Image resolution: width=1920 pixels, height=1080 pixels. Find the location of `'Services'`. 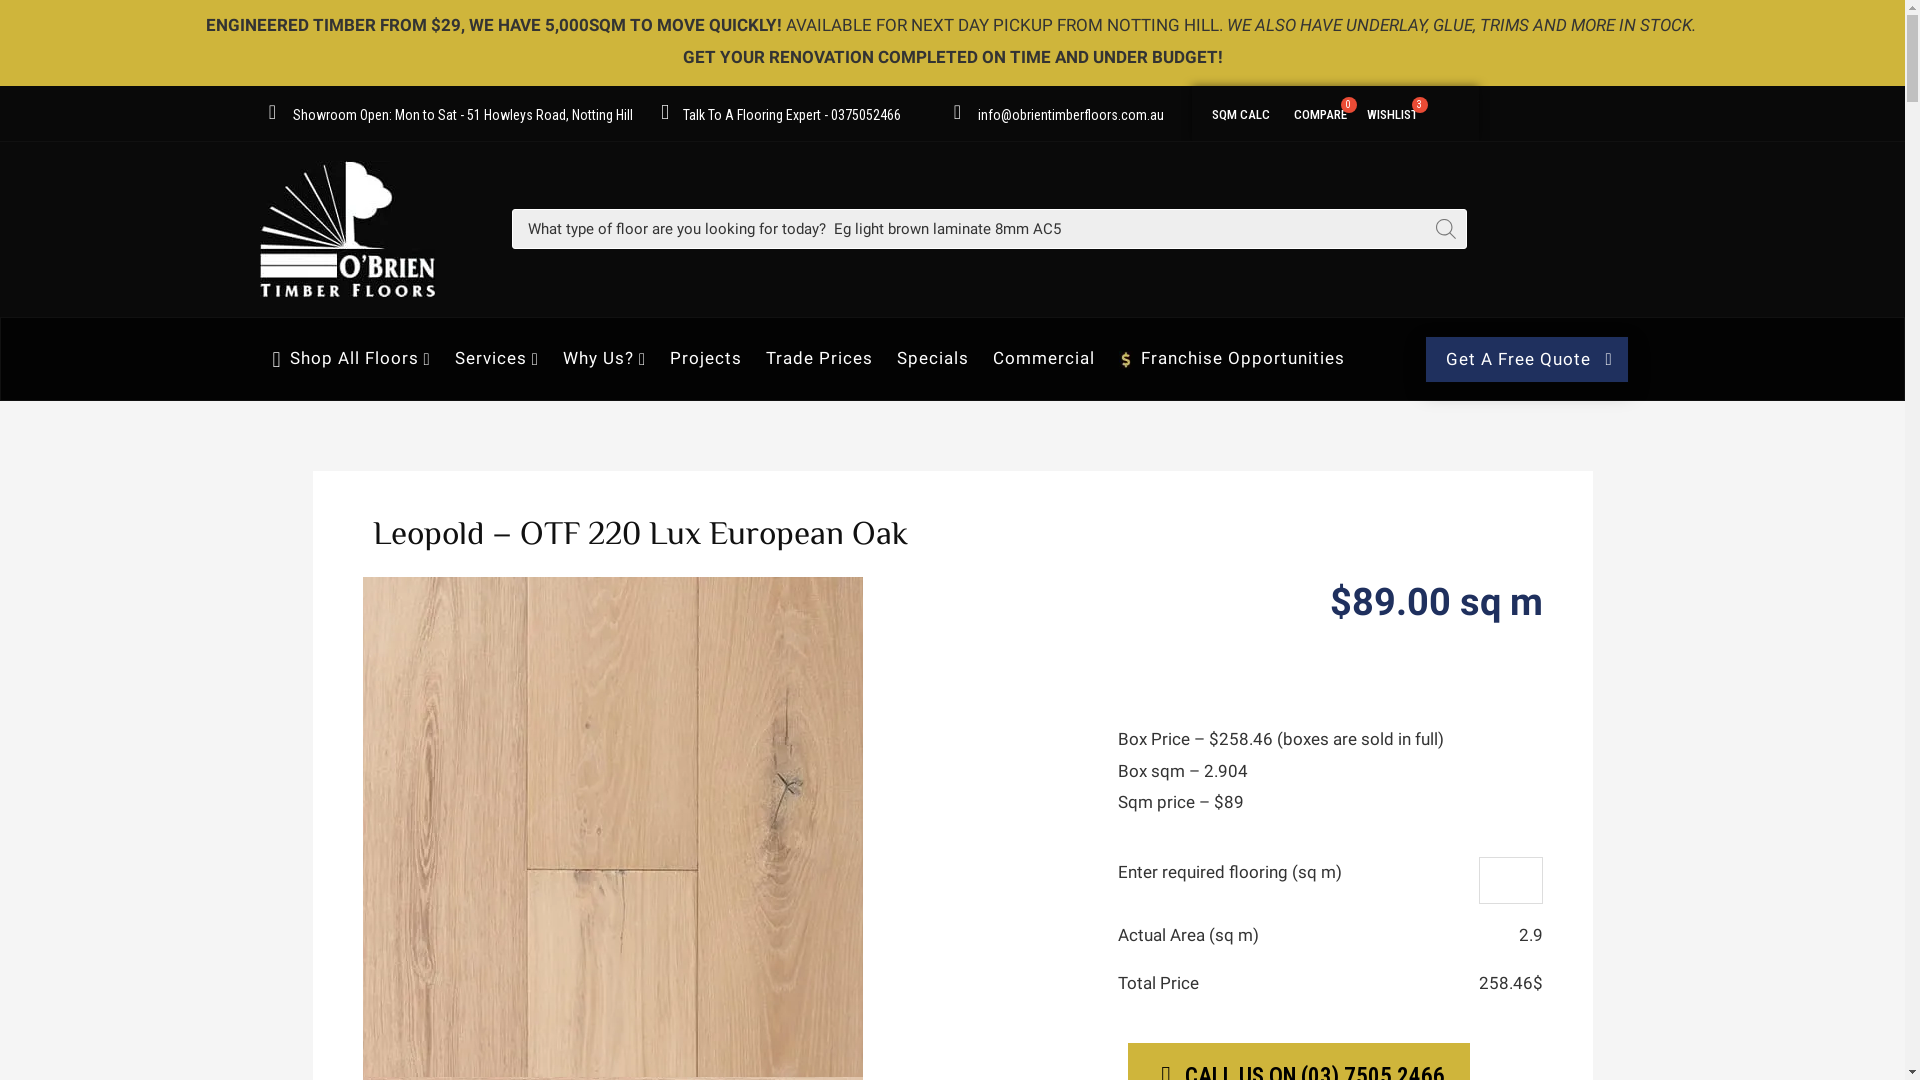

'Services' is located at coordinates (497, 357).